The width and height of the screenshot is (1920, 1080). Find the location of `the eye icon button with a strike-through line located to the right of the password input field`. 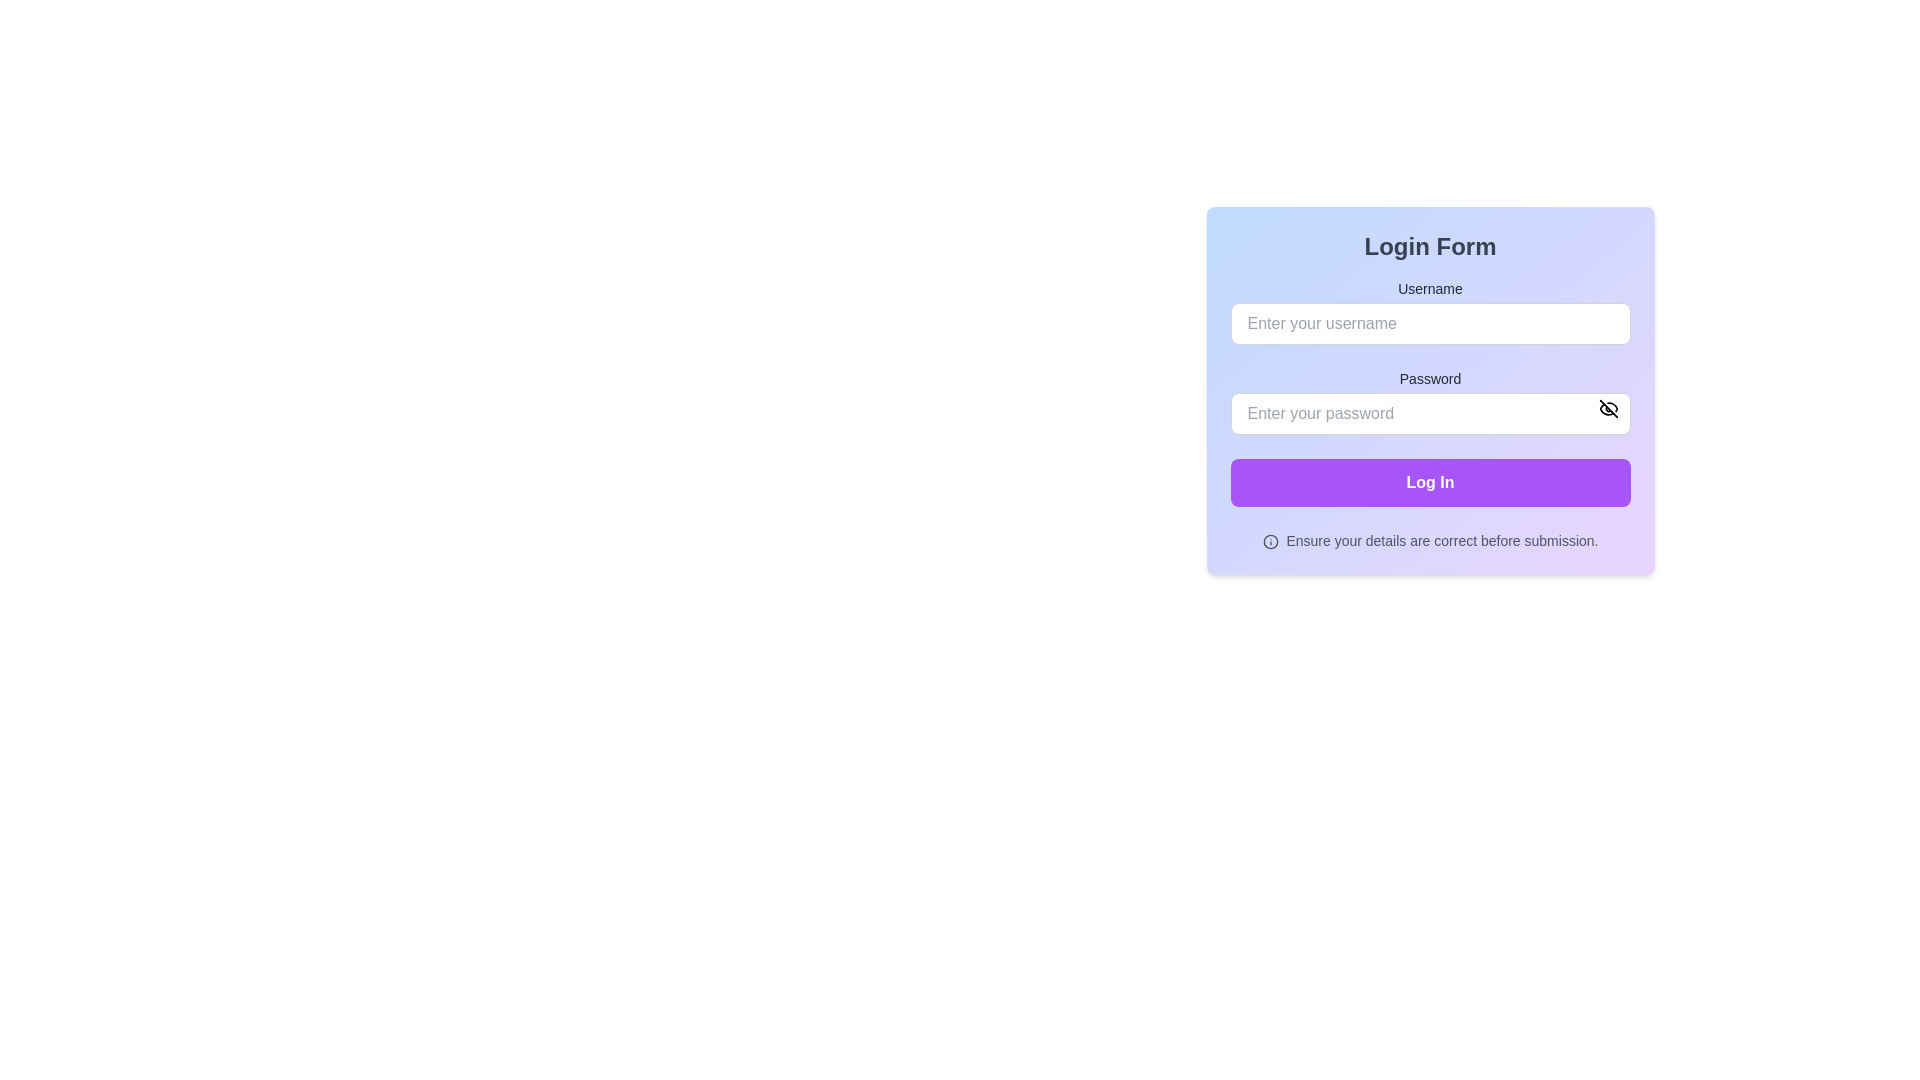

the eye icon button with a strike-through line located to the right of the password input field is located at coordinates (1608, 407).